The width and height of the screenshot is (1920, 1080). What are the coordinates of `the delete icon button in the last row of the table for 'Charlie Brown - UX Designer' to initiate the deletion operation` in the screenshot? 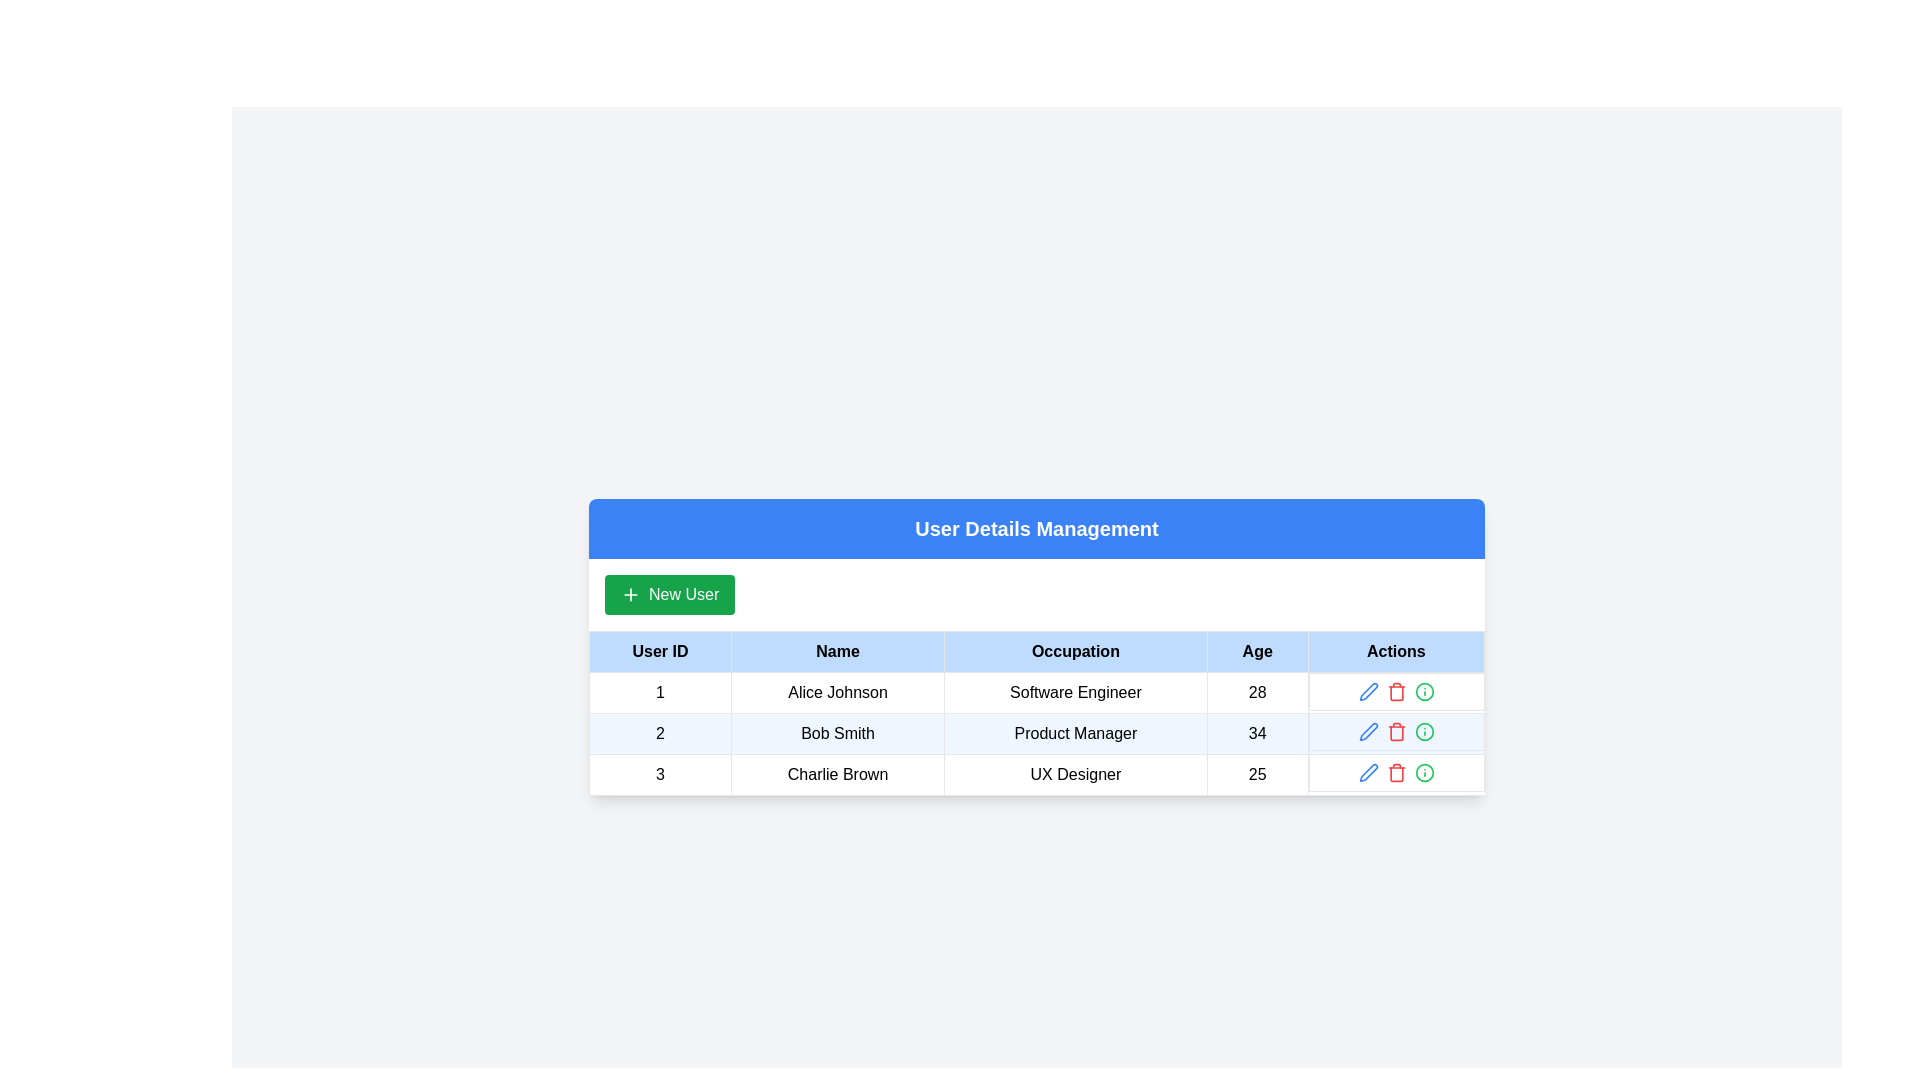 It's located at (1395, 773).